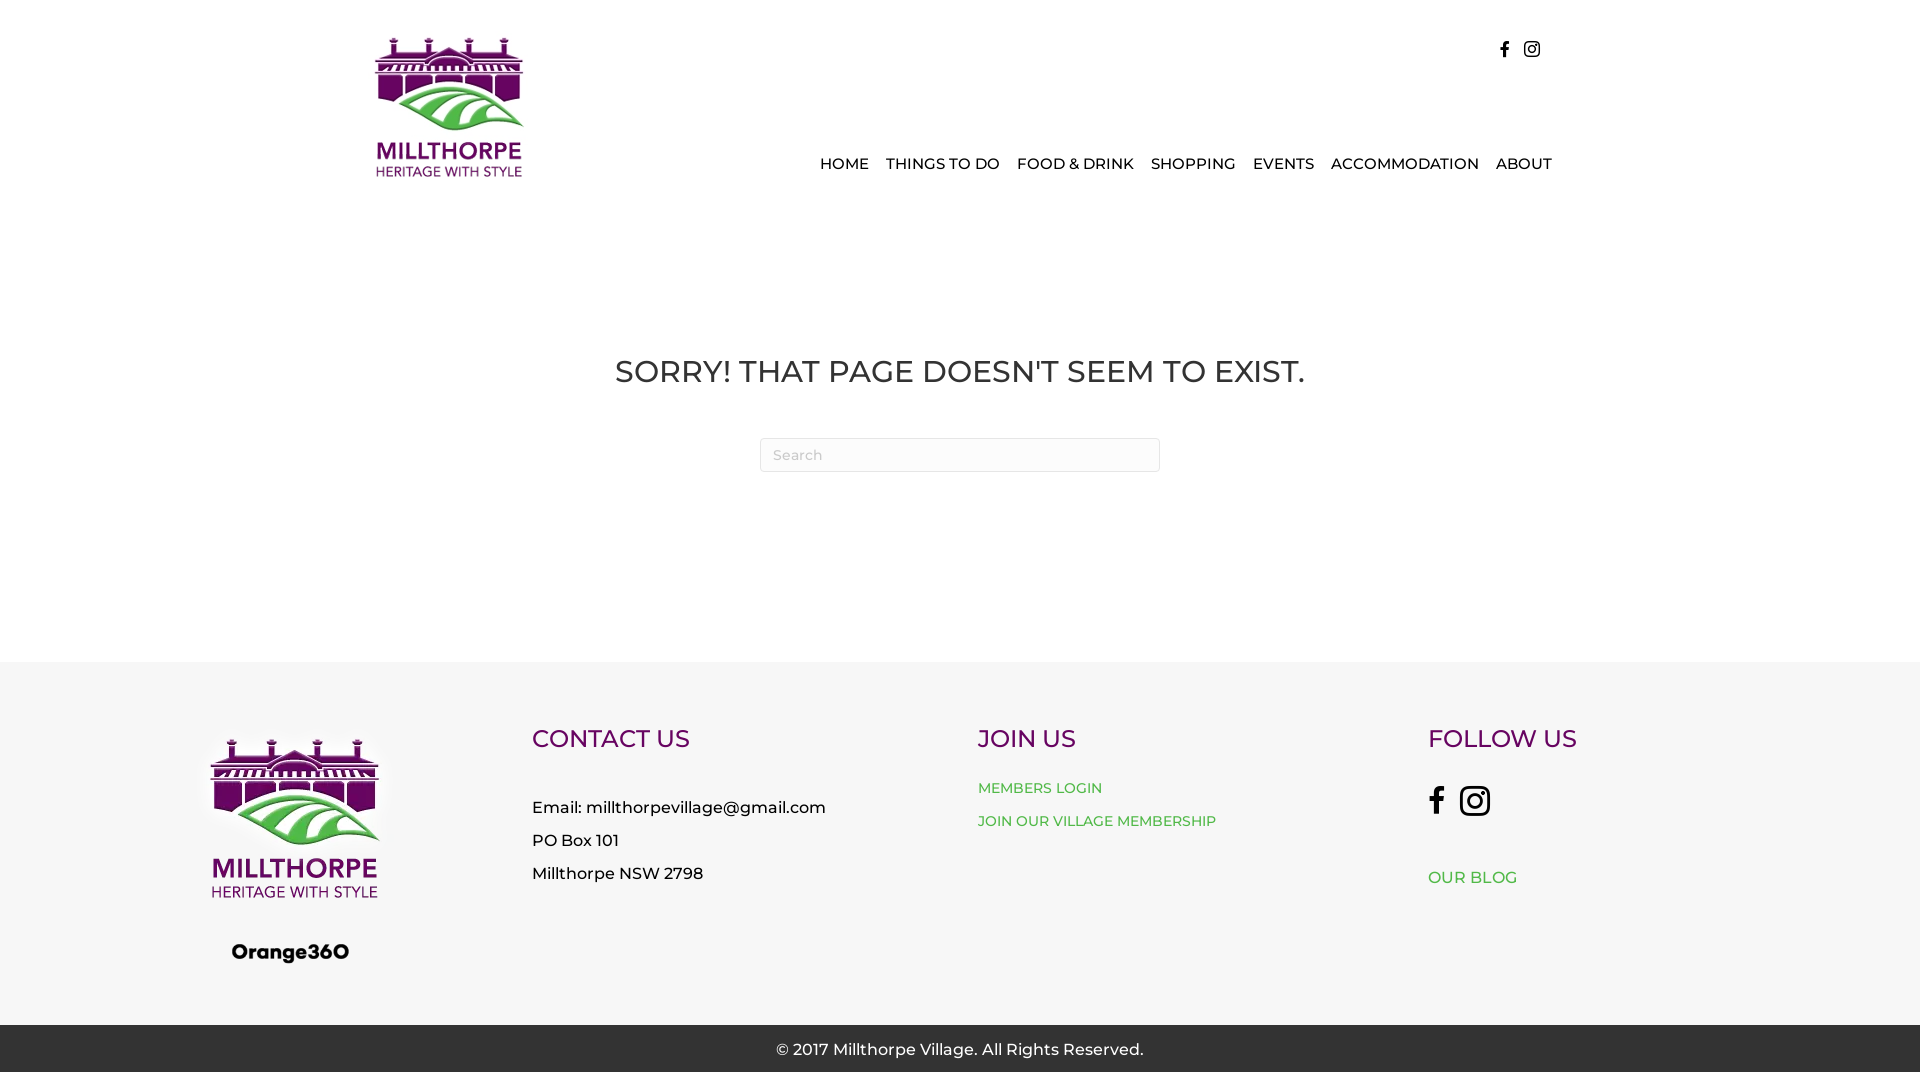 This screenshot has width=1920, height=1080. Describe the element at coordinates (1522, 162) in the screenshot. I see `'ABOUT'` at that location.